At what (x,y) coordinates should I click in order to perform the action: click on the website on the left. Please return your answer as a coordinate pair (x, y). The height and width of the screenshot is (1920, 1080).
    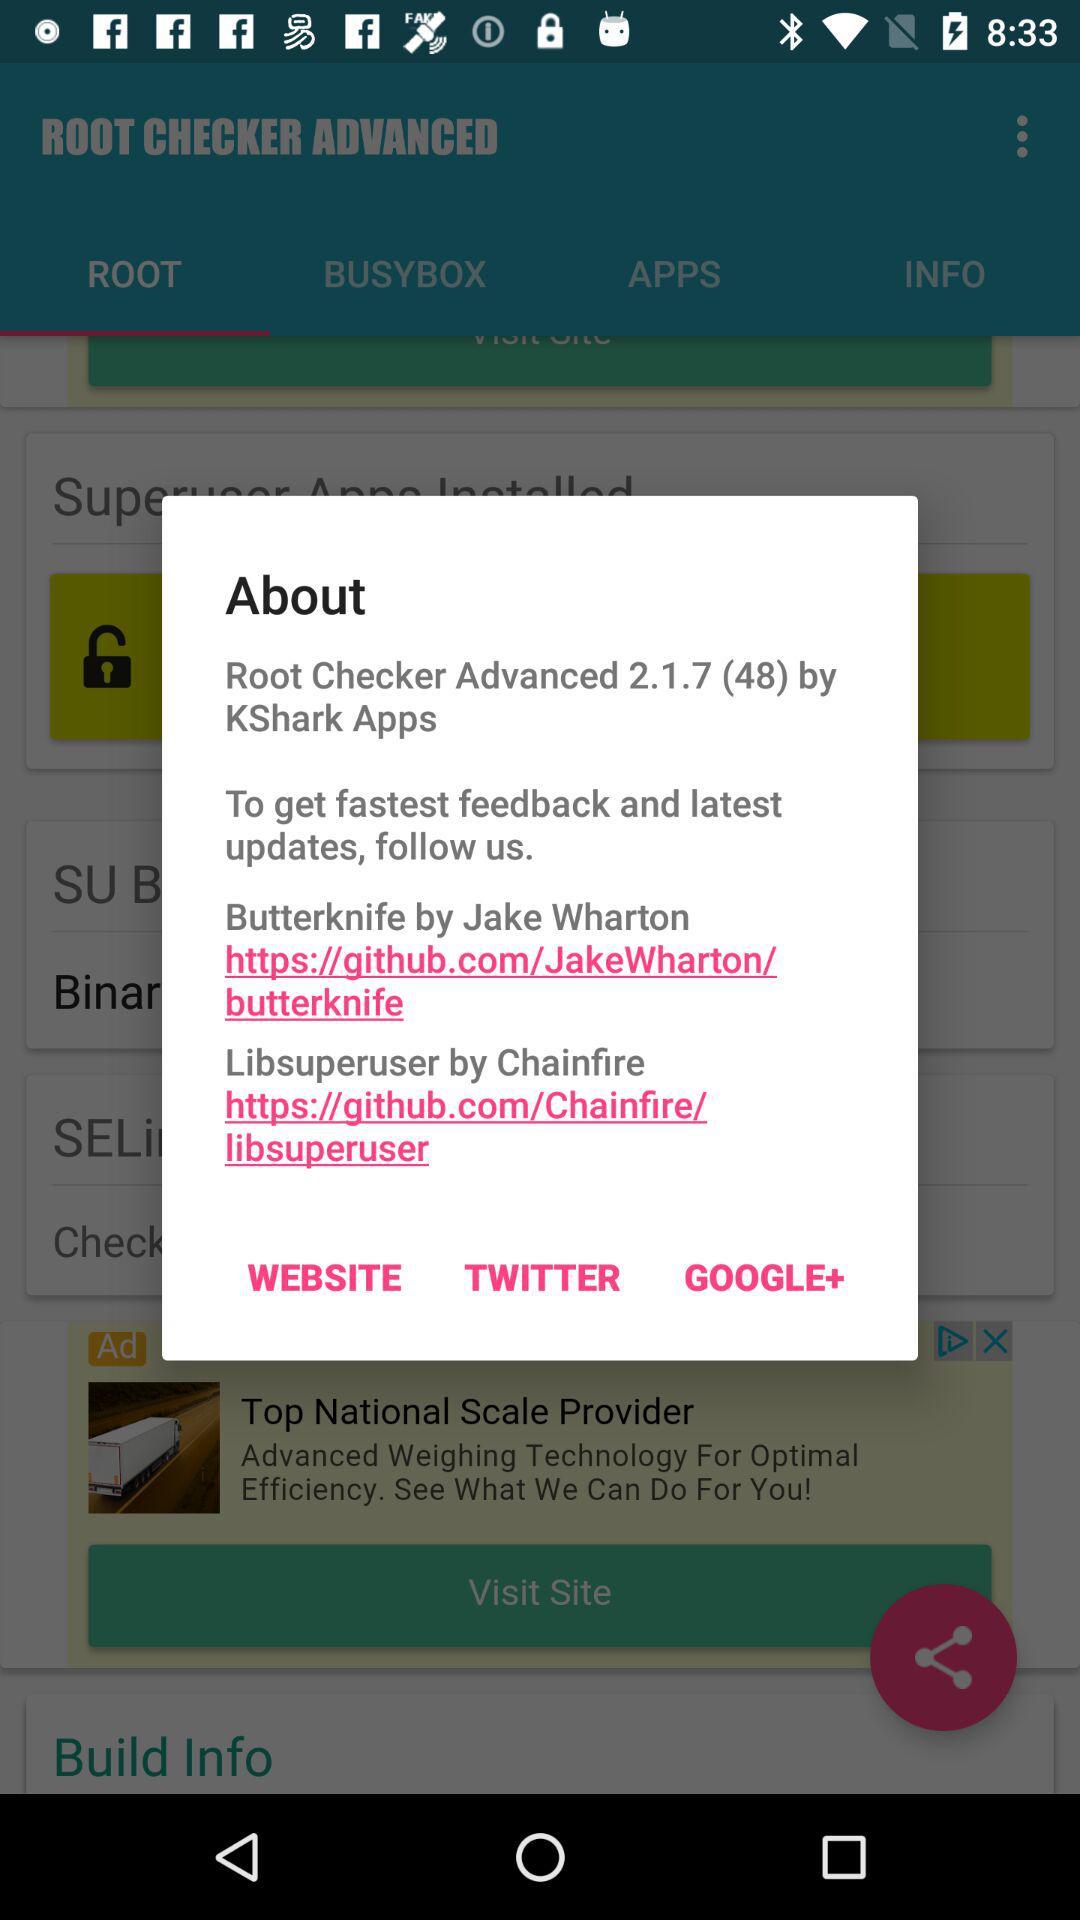
    Looking at the image, I should click on (323, 1275).